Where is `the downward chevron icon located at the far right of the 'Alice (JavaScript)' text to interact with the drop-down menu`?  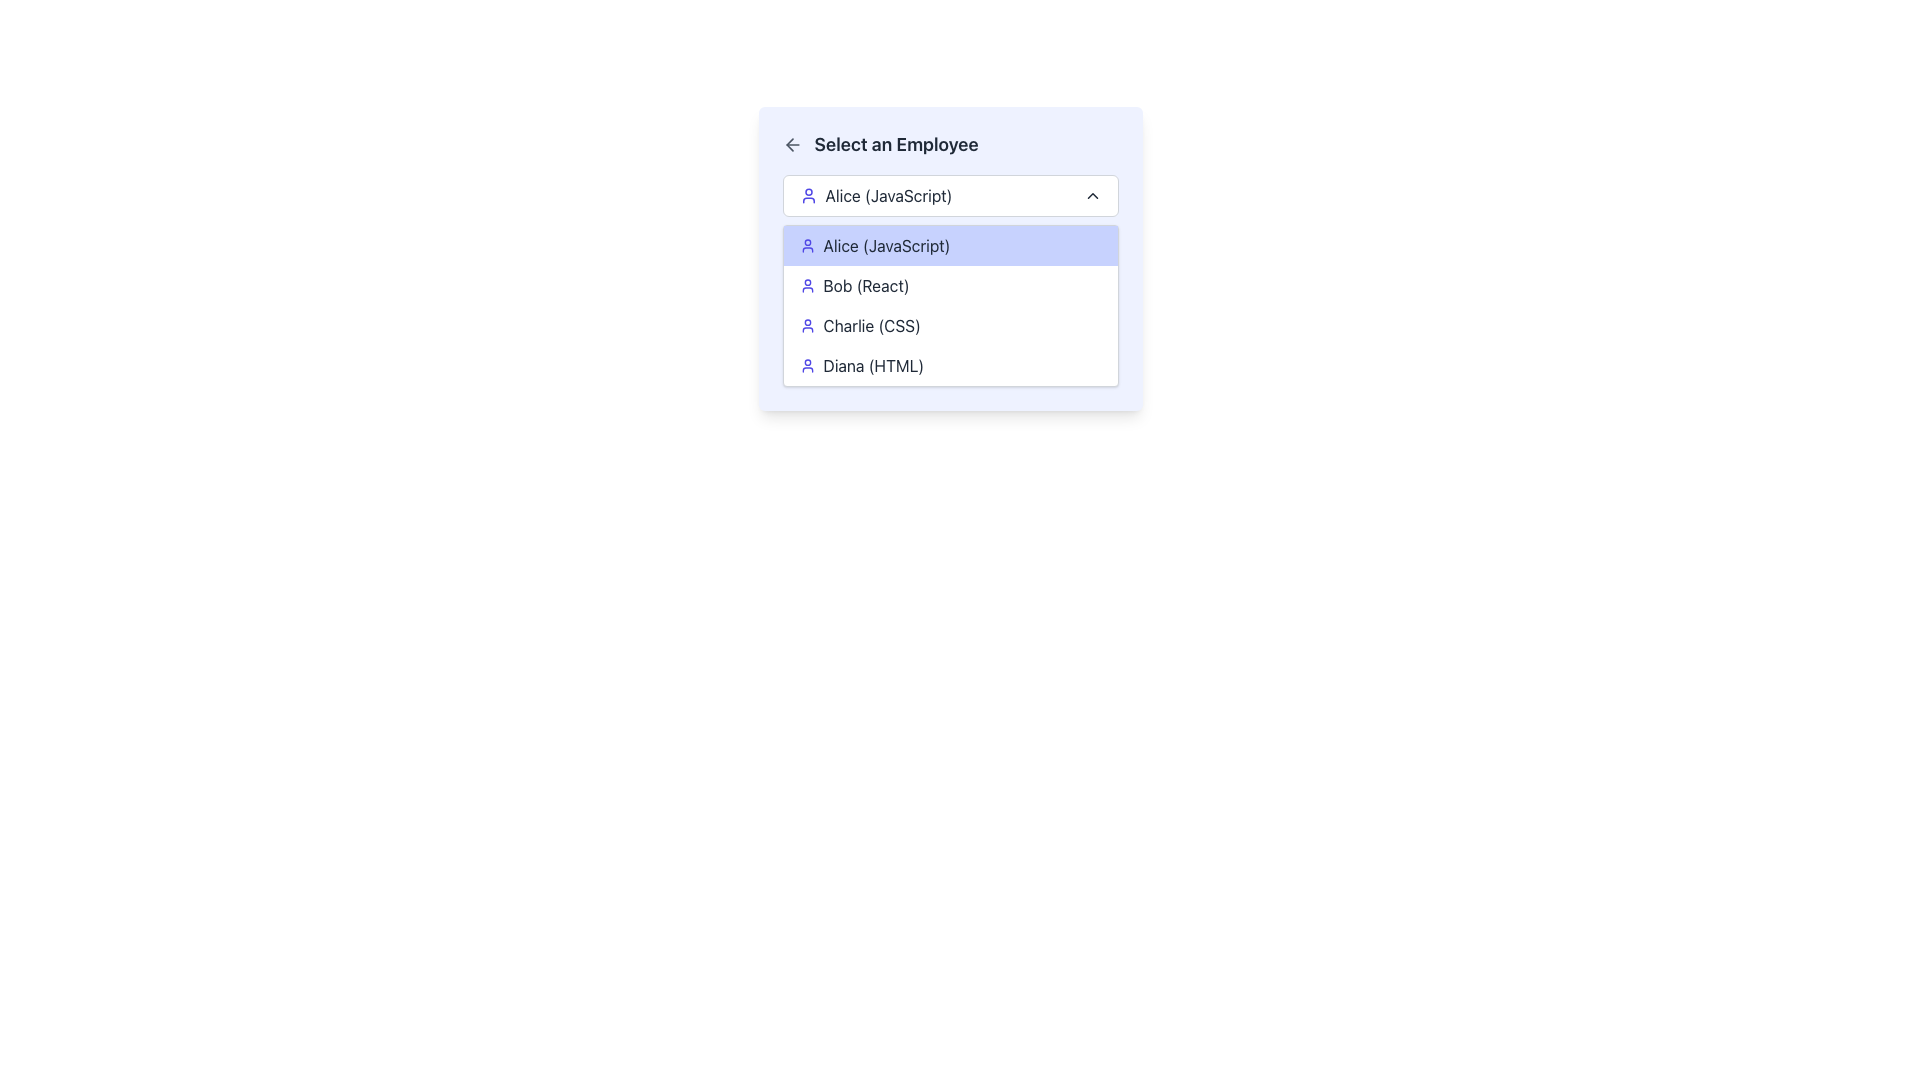 the downward chevron icon located at the far right of the 'Alice (JavaScript)' text to interact with the drop-down menu is located at coordinates (1091, 196).